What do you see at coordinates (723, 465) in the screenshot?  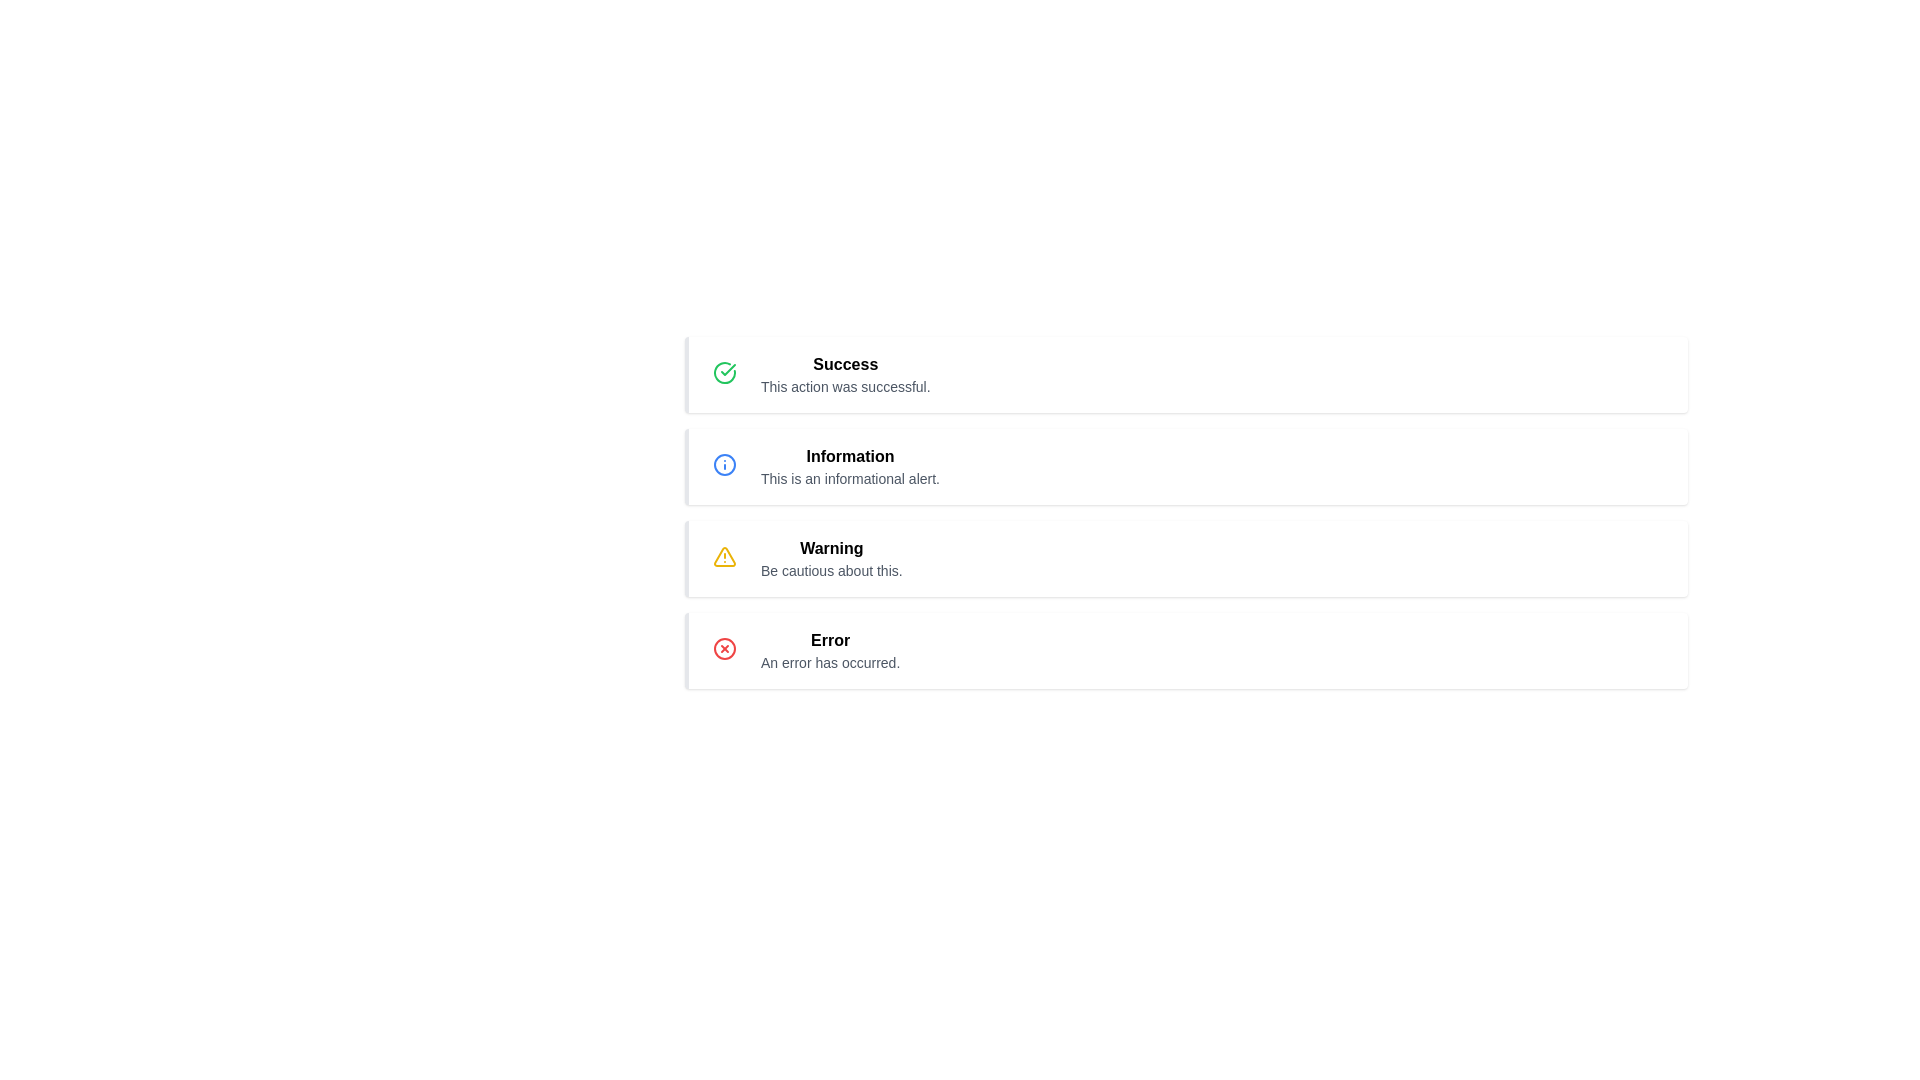 I see `the circular icon containing an 'i' symbol with a blue outline and interior, located on the left side of the alert box labeled 'Information This is an informational alert.'` at bounding box center [723, 465].